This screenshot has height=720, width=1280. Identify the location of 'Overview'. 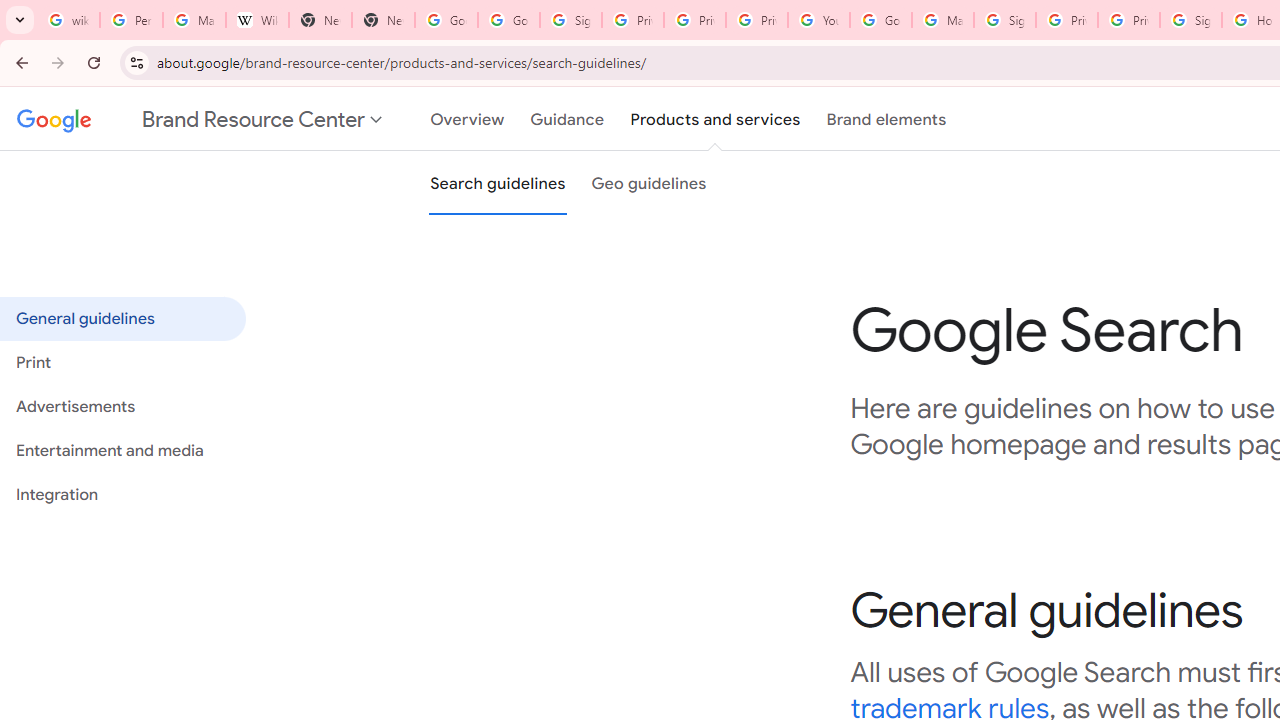
(466, 119).